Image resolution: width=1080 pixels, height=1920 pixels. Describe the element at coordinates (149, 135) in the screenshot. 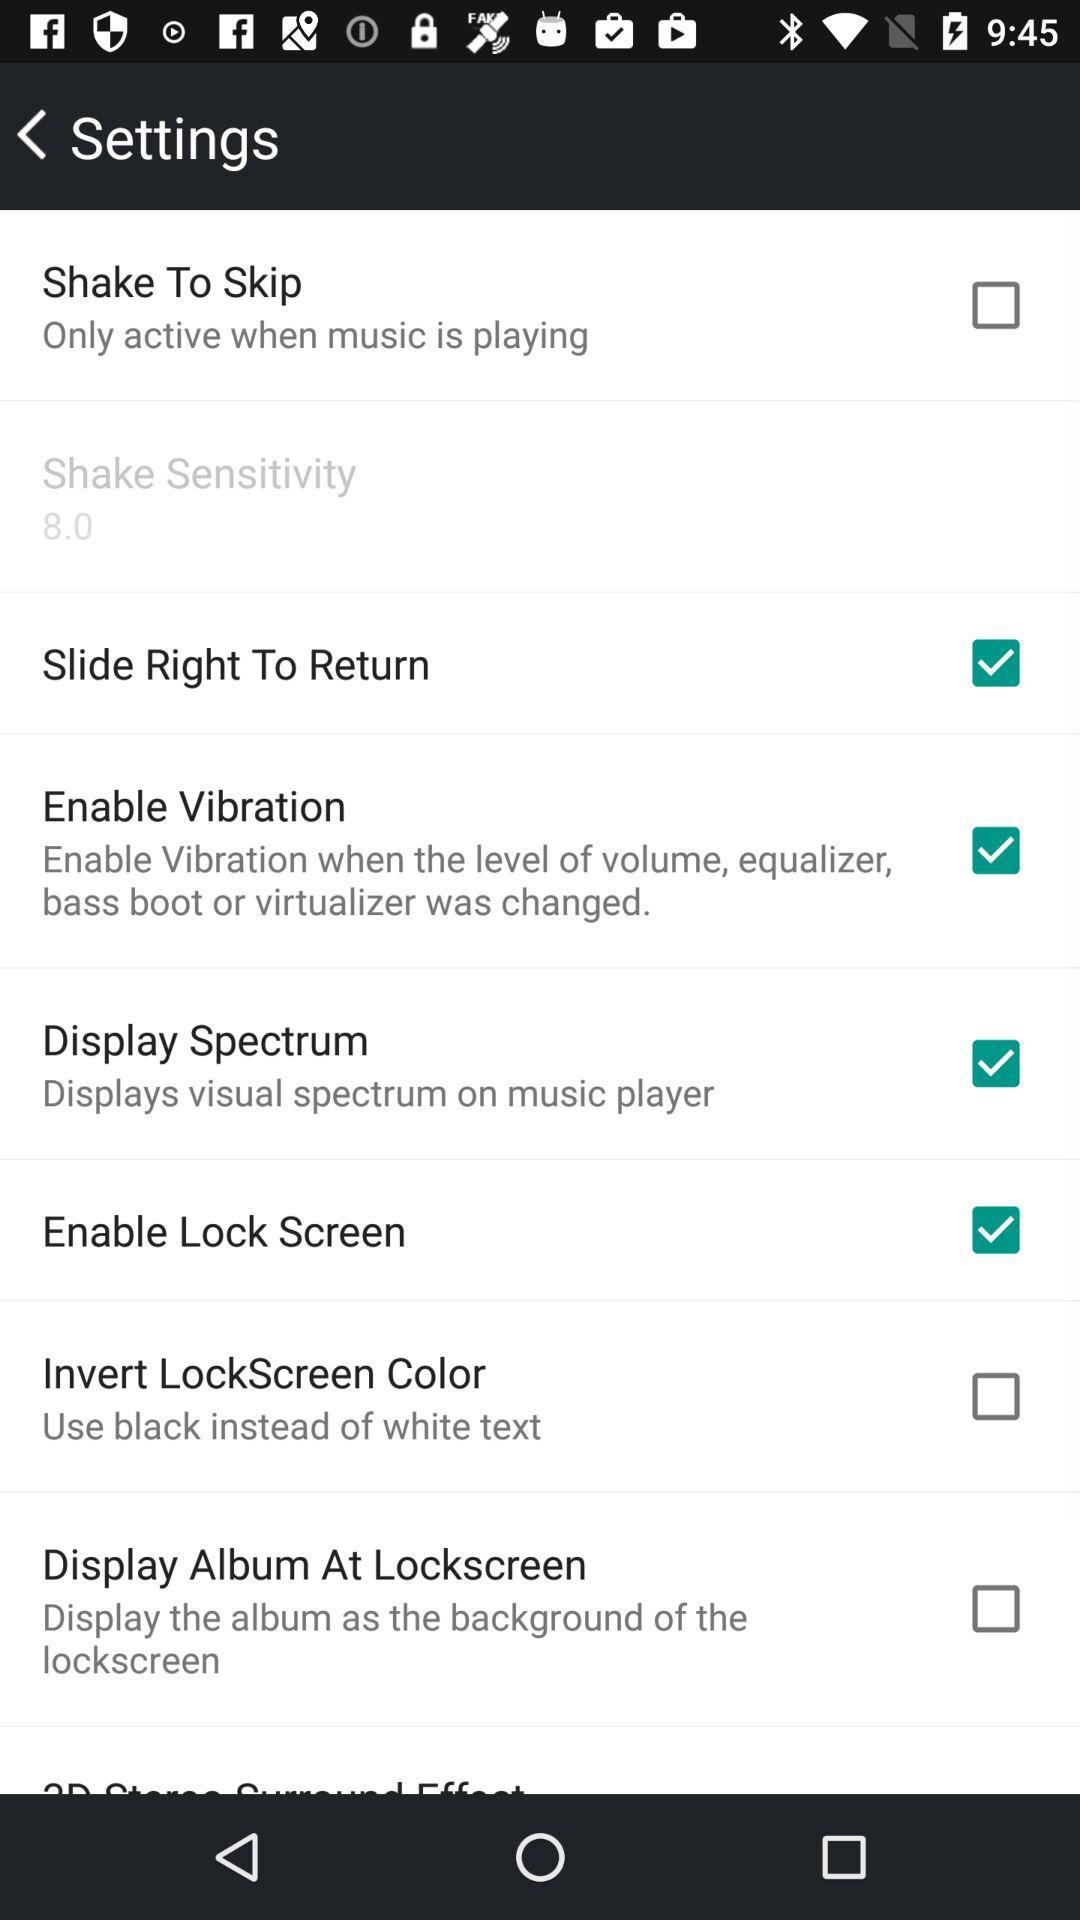

I see `settings app` at that location.